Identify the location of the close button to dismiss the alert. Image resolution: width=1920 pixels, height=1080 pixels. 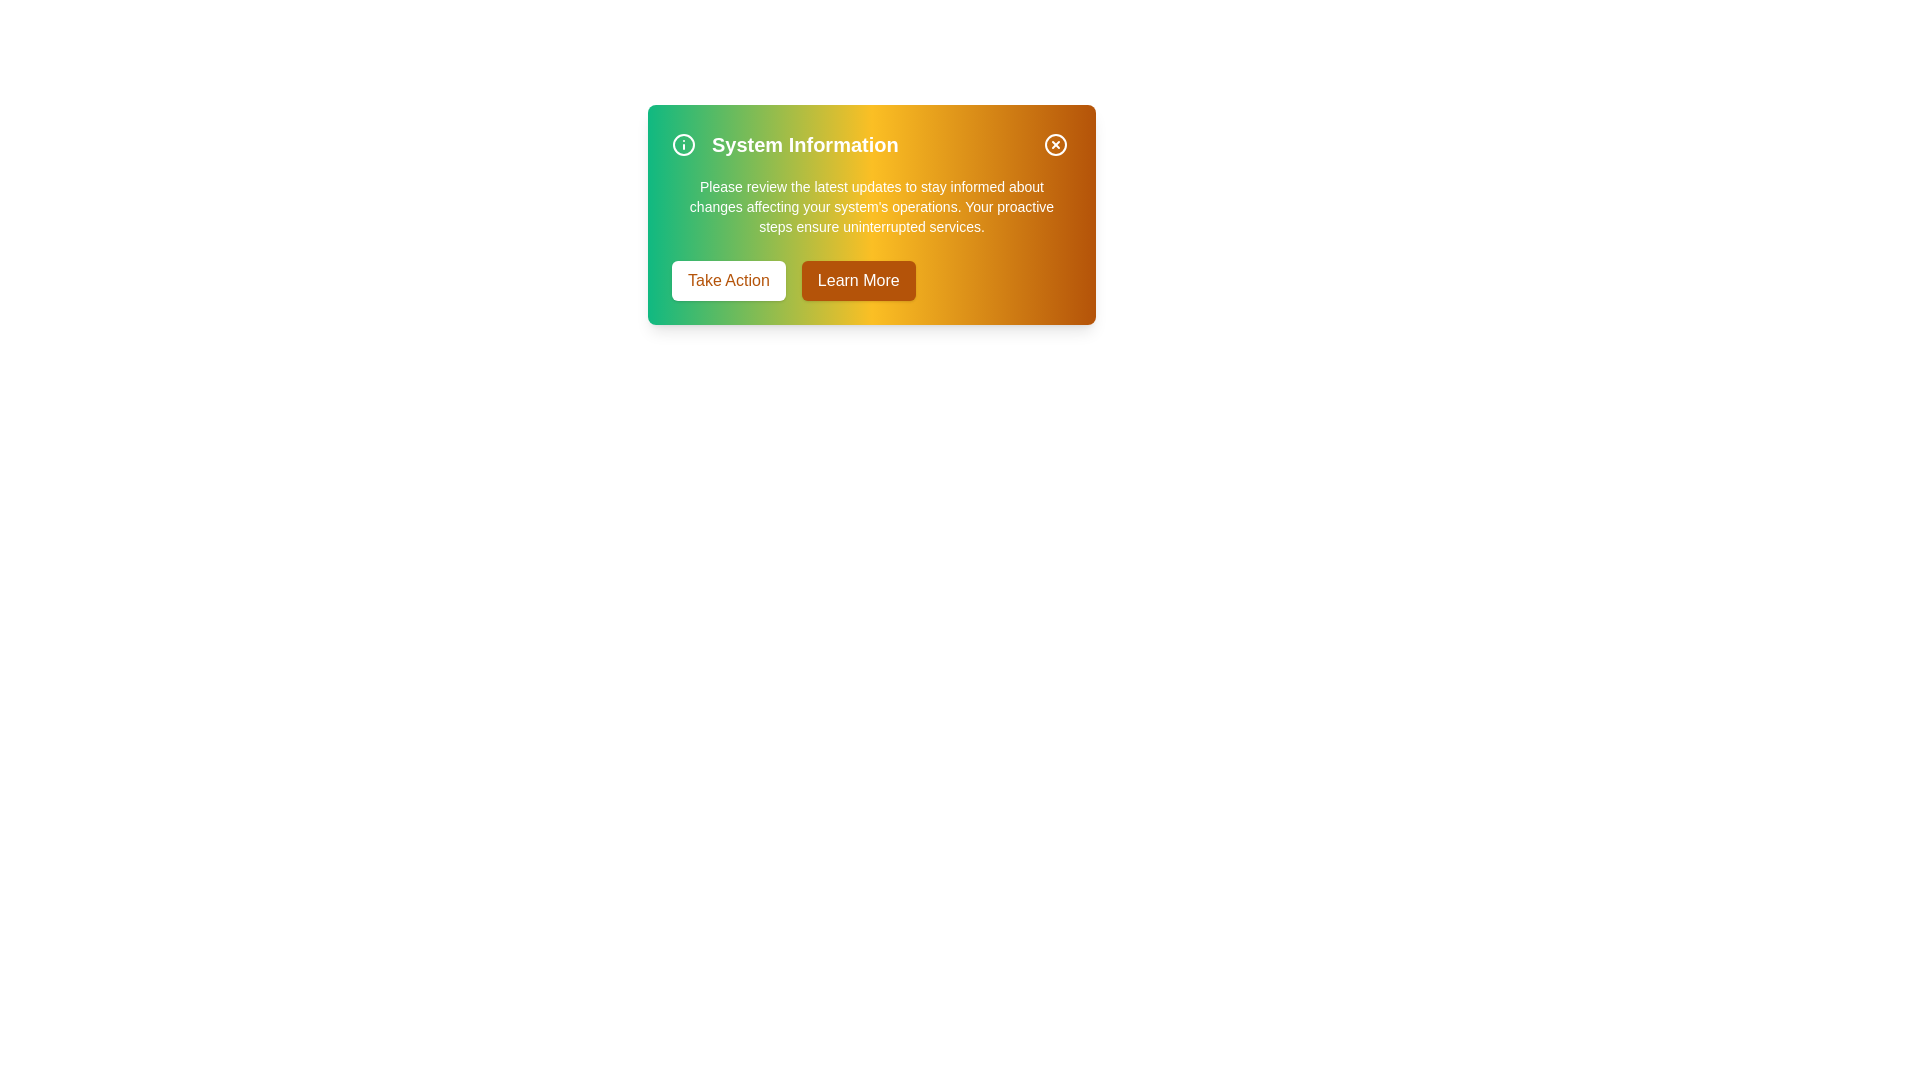
(1055, 144).